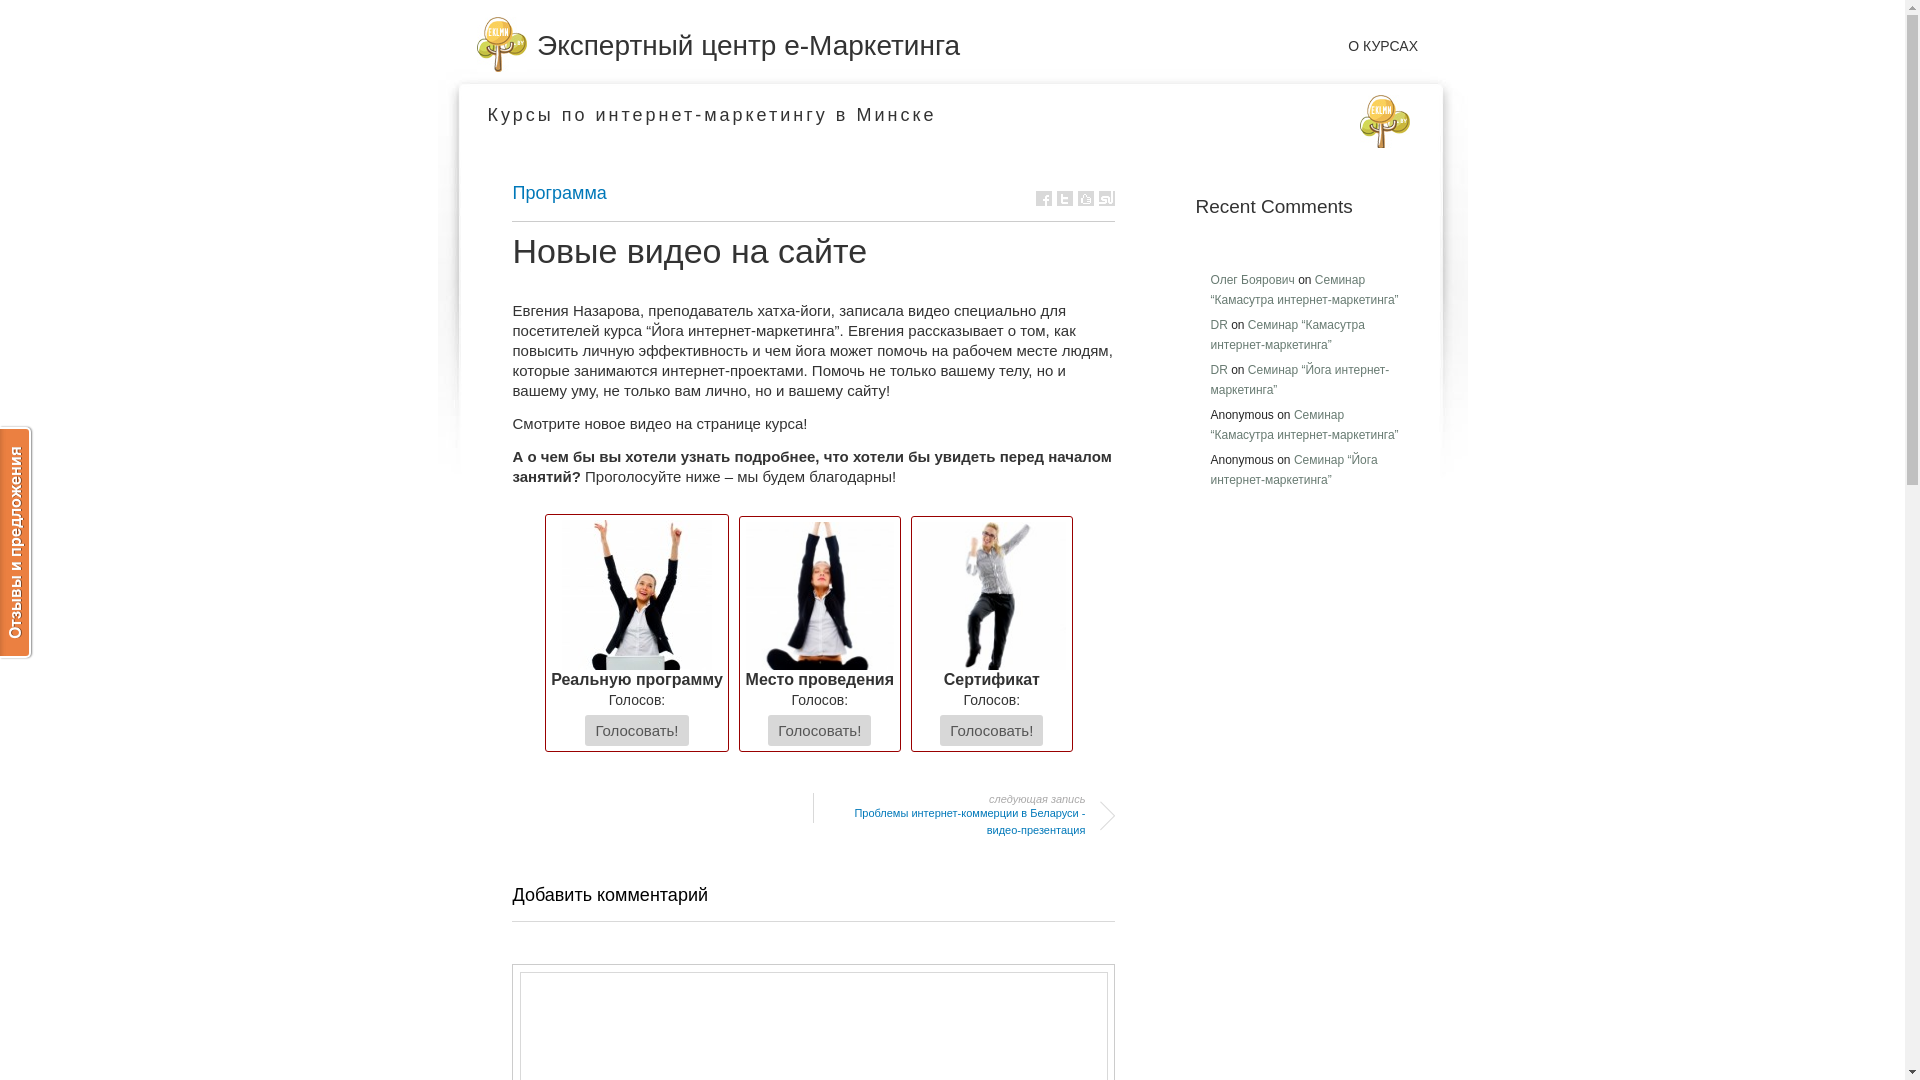 This screenshot has width=1920, height=1080. Describe the element at coordinates (1217, 323) in the screenshot. I see `'DR'` at that location.